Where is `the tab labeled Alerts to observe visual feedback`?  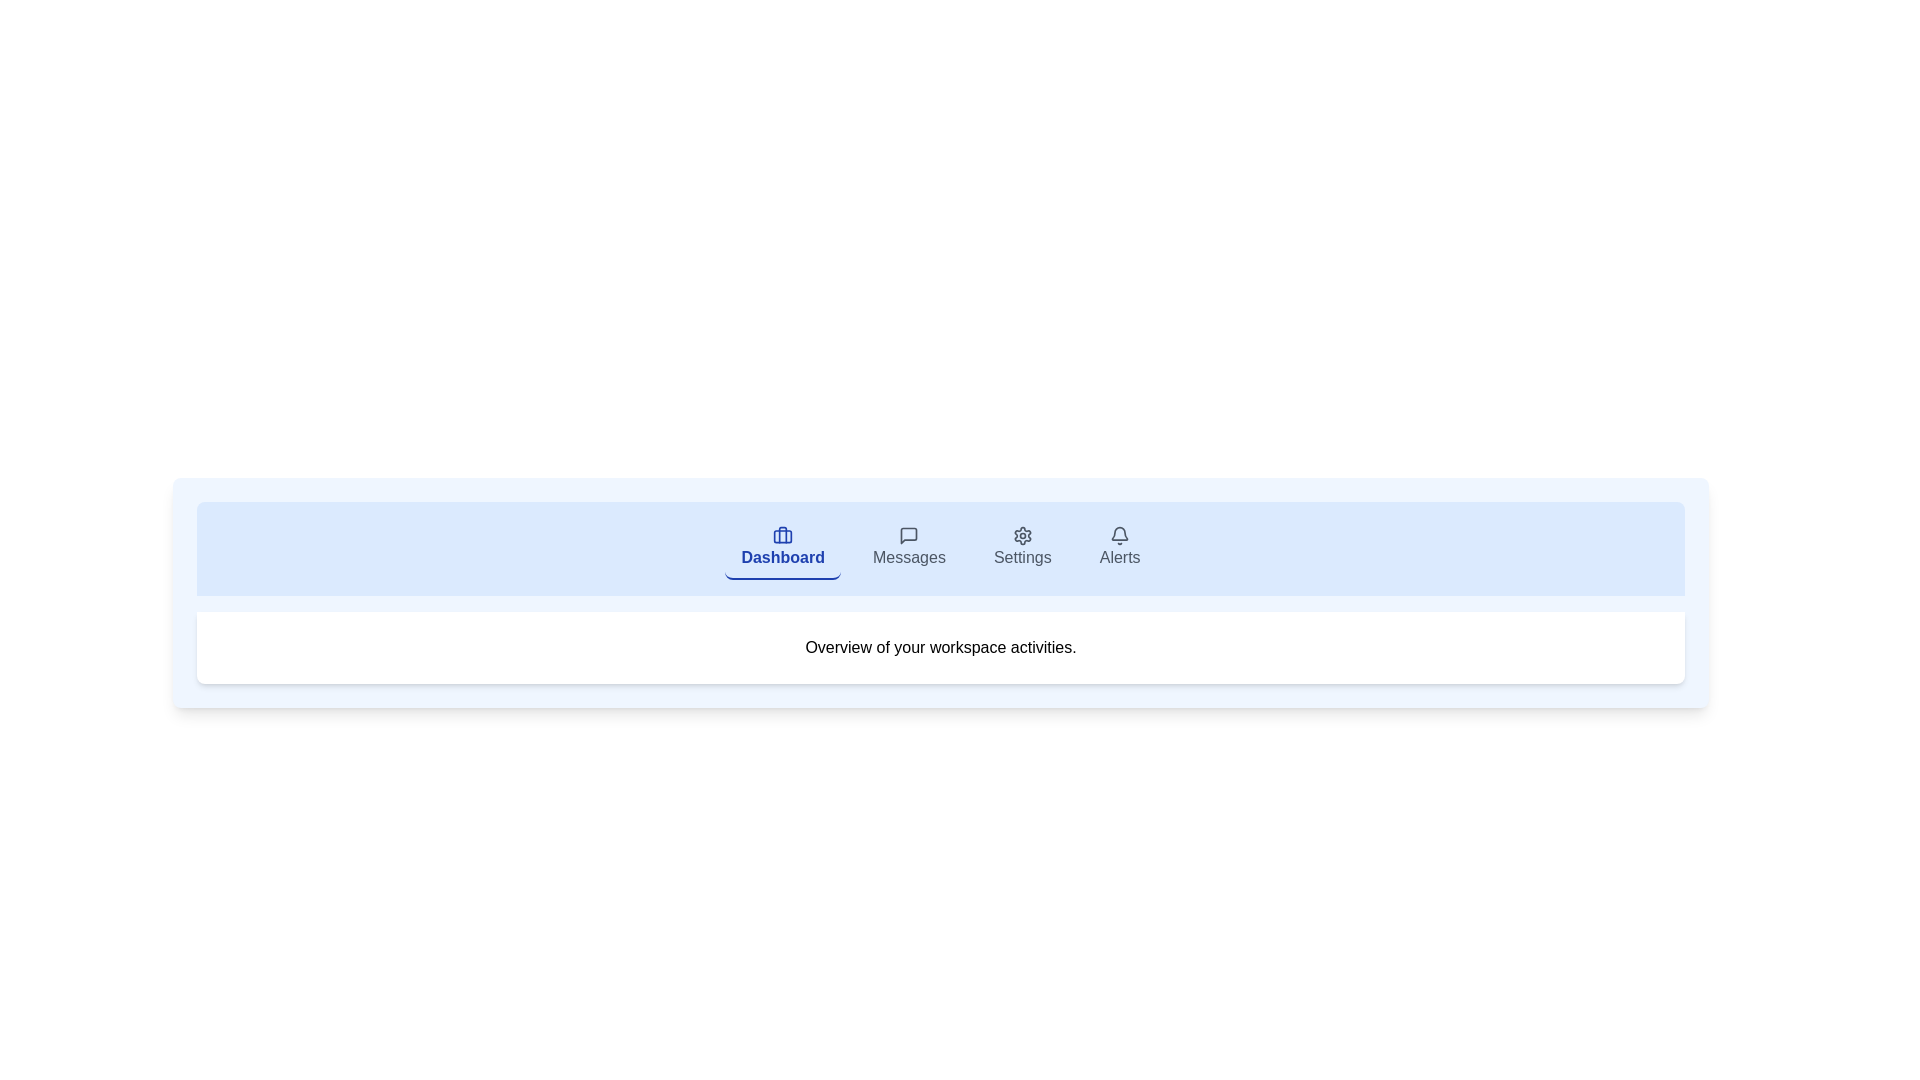 the tab labeled Alerts to observe visual feedback is located at coordinates (1118, 548).